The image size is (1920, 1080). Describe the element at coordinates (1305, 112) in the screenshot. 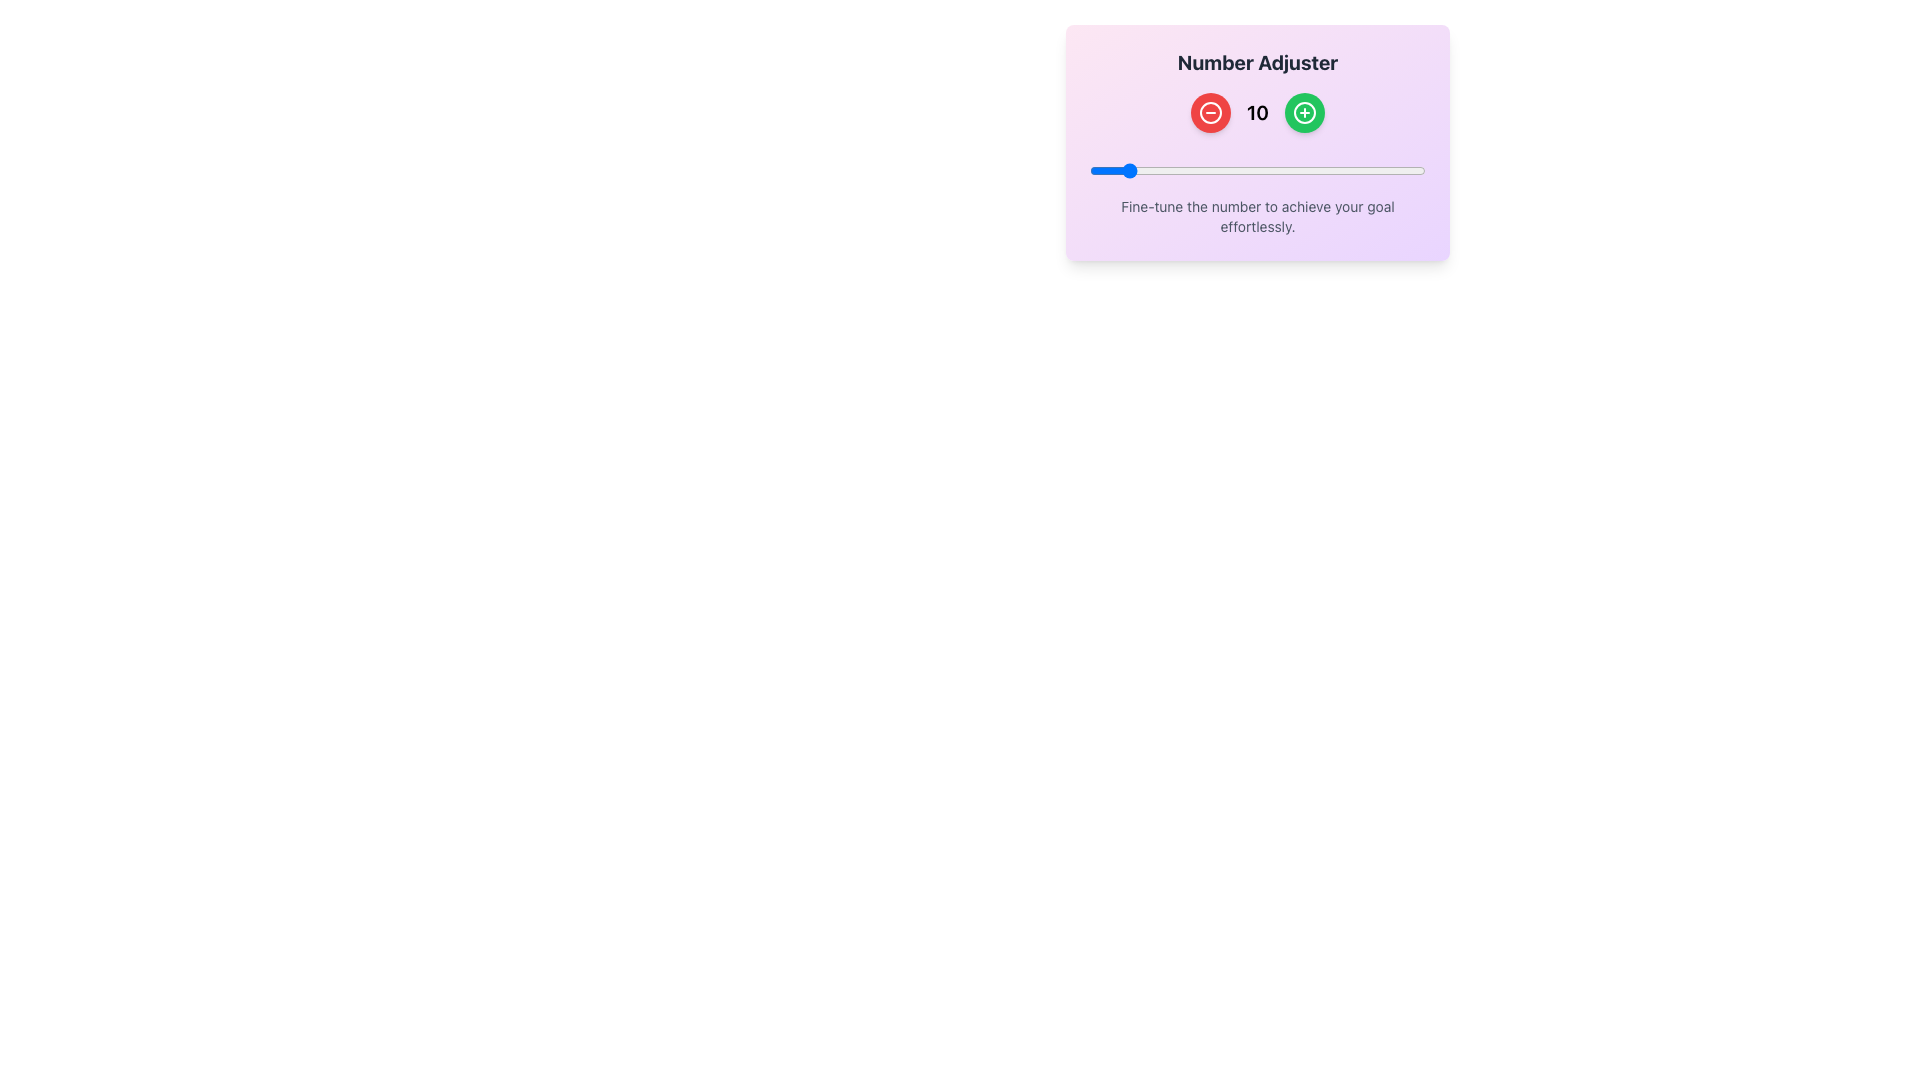

I see `the add button represented by the '+' icon, located to the right of the numeric display '10' in the 'Number Adjuster' panel` at that location.